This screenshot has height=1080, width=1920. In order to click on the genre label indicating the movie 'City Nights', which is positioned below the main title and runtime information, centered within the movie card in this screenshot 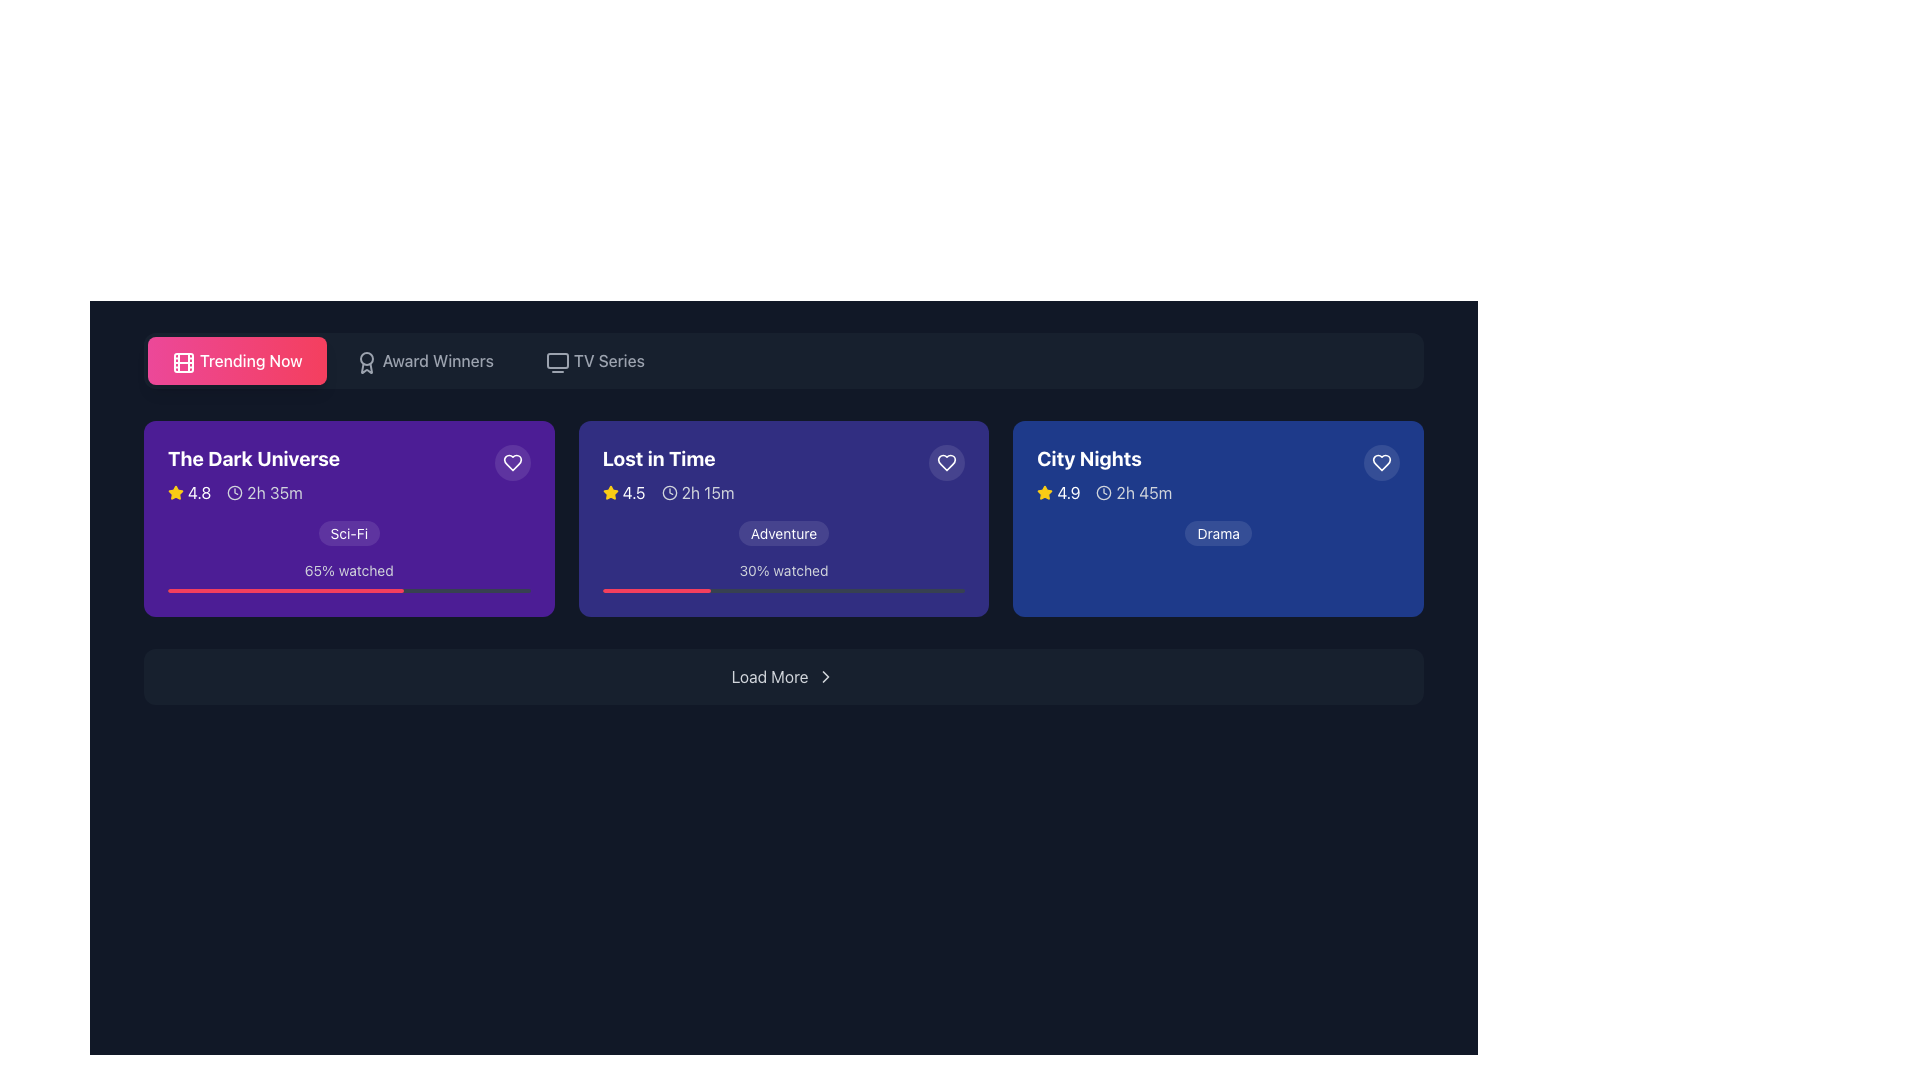, I will do `click(1217, 532)`.